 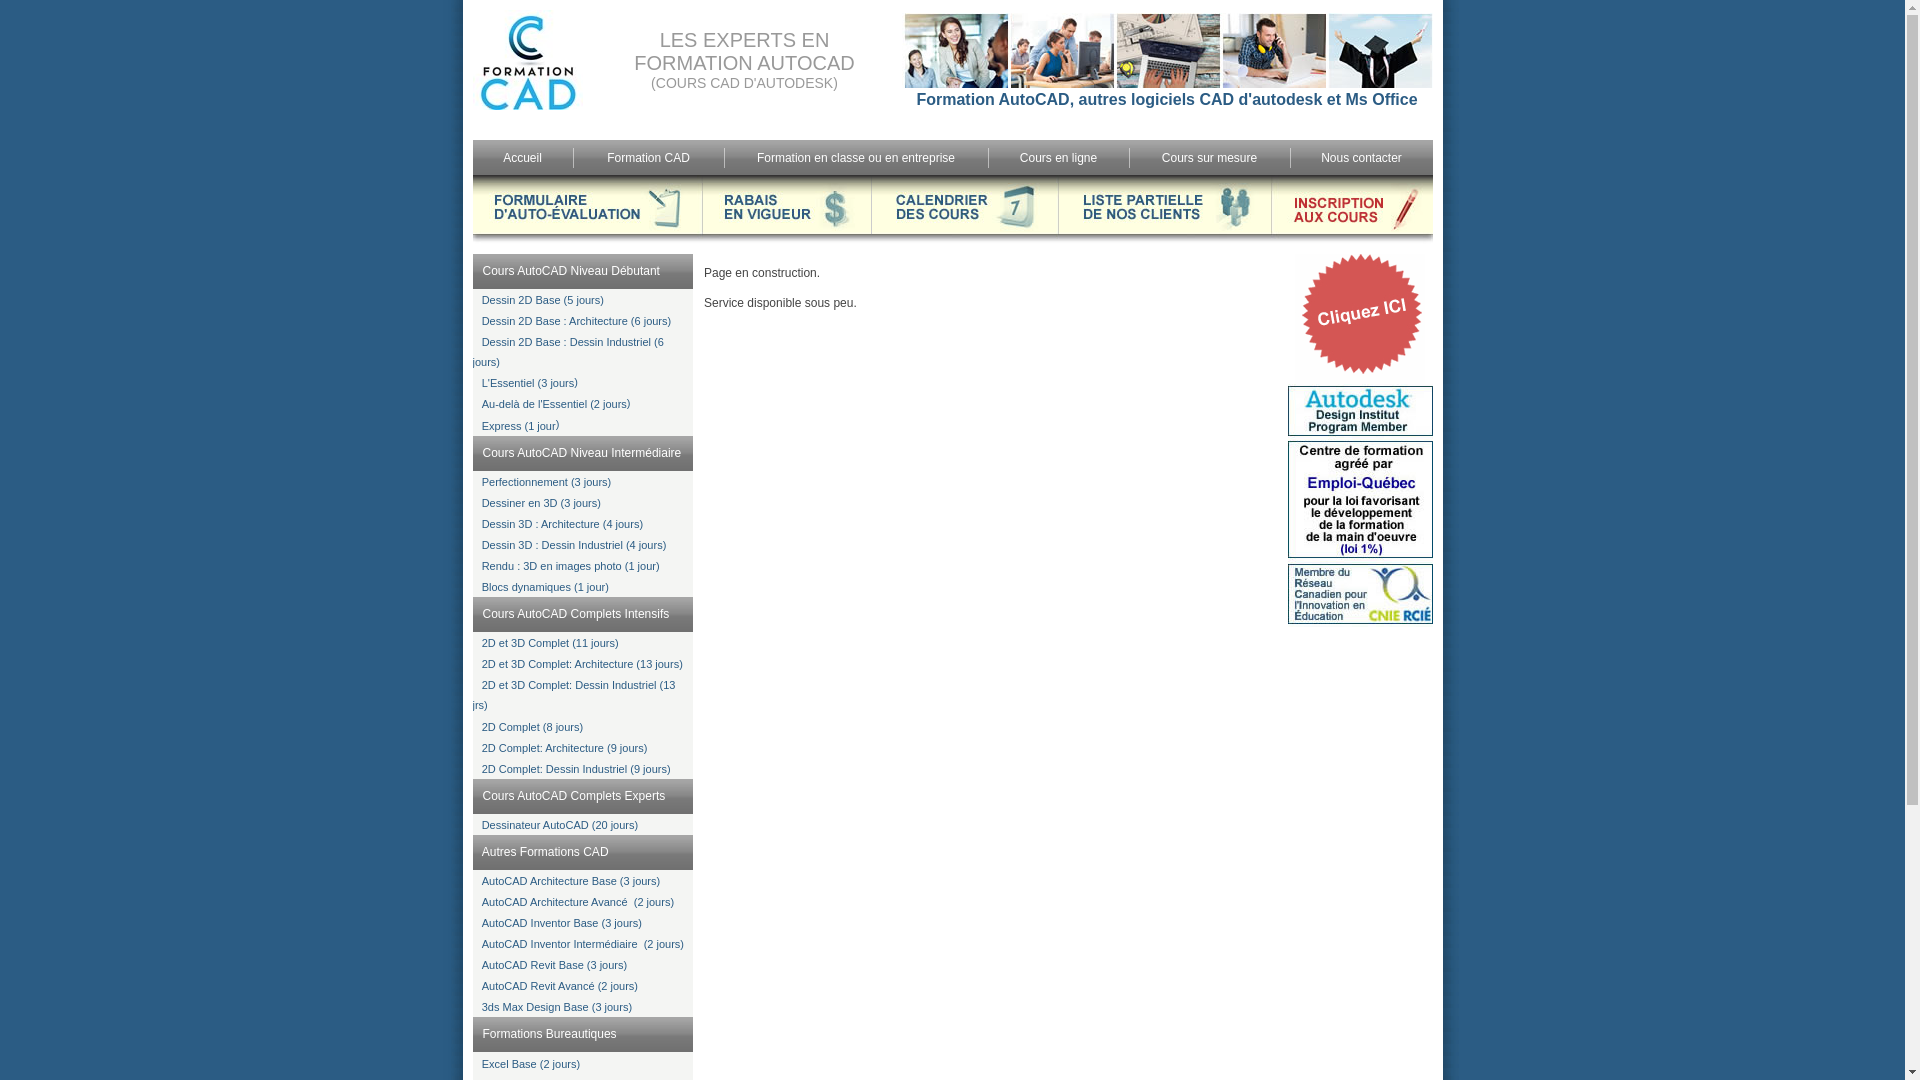 What do you see at coordinates (522, 156) in the screenshot?
I see `'Accueil'` at bounding box center [522, 156].